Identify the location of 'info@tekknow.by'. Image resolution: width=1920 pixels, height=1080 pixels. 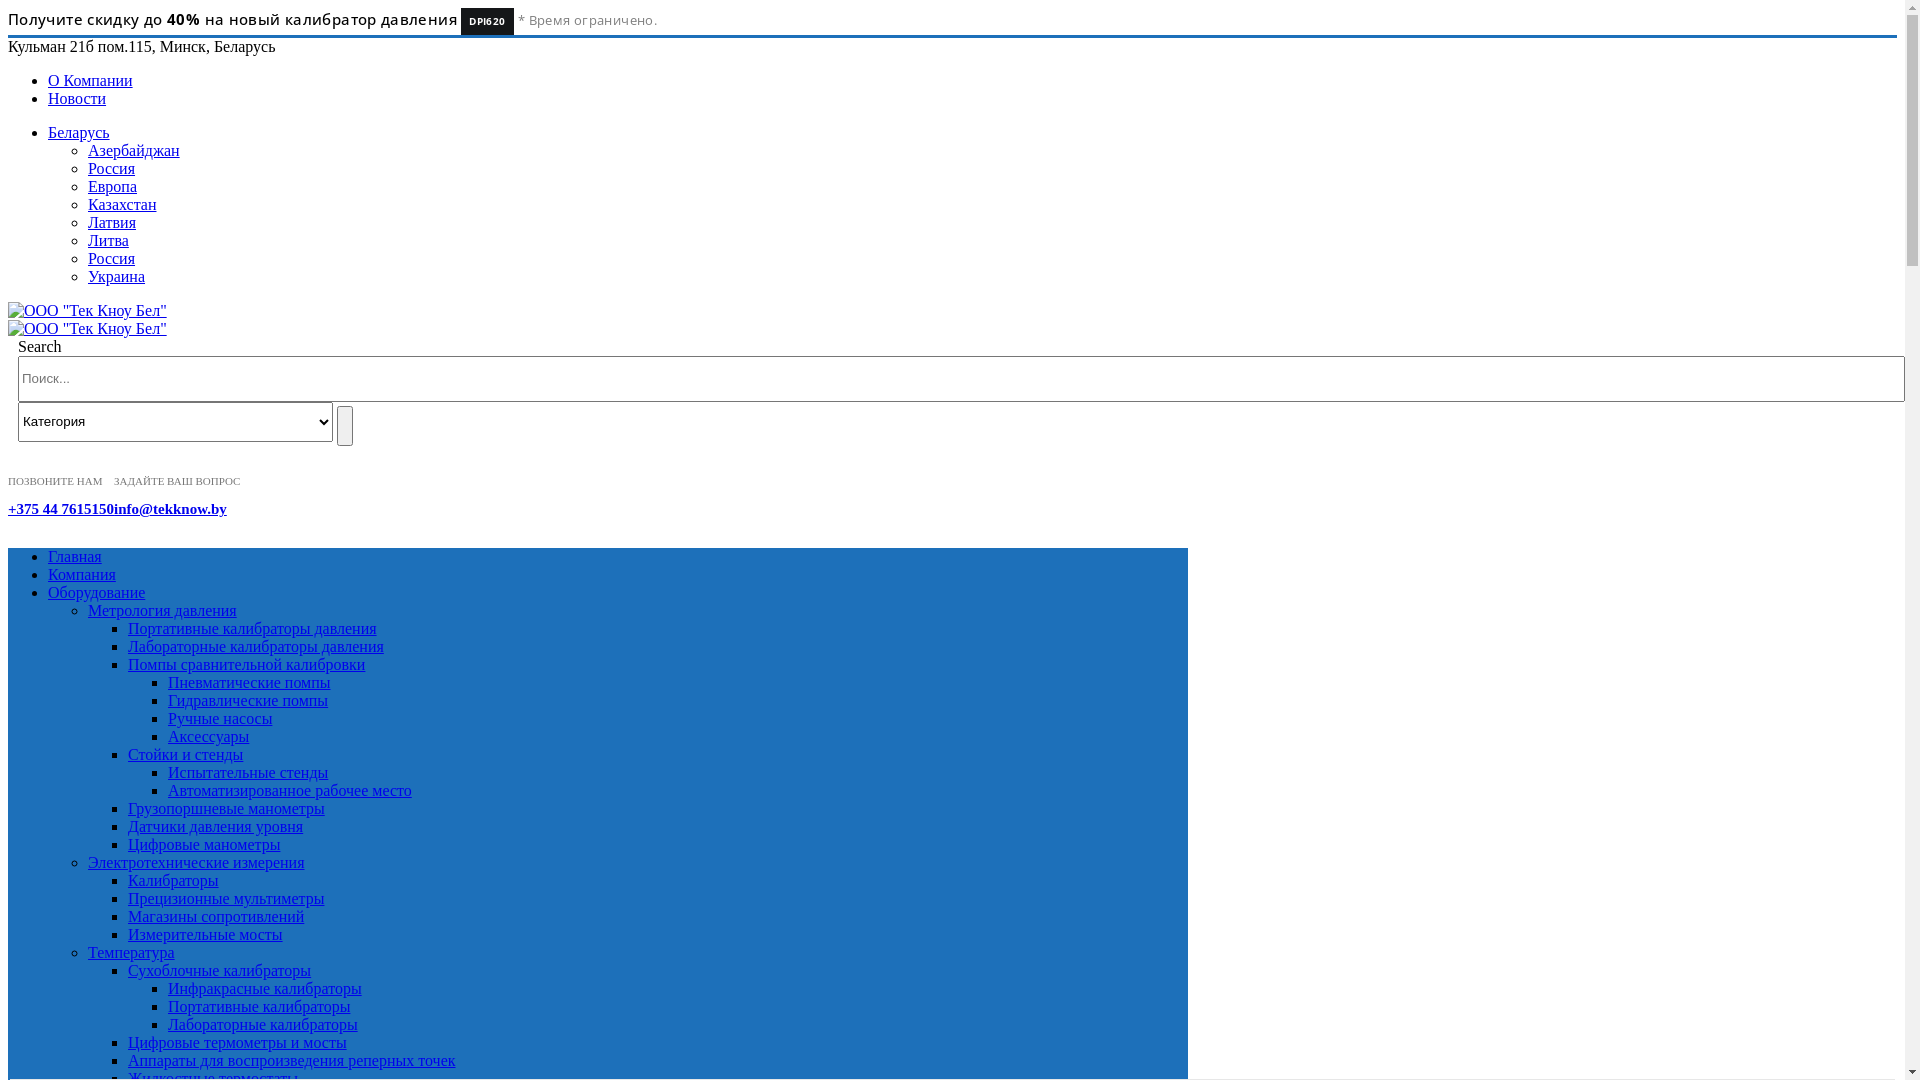
(170, 508).